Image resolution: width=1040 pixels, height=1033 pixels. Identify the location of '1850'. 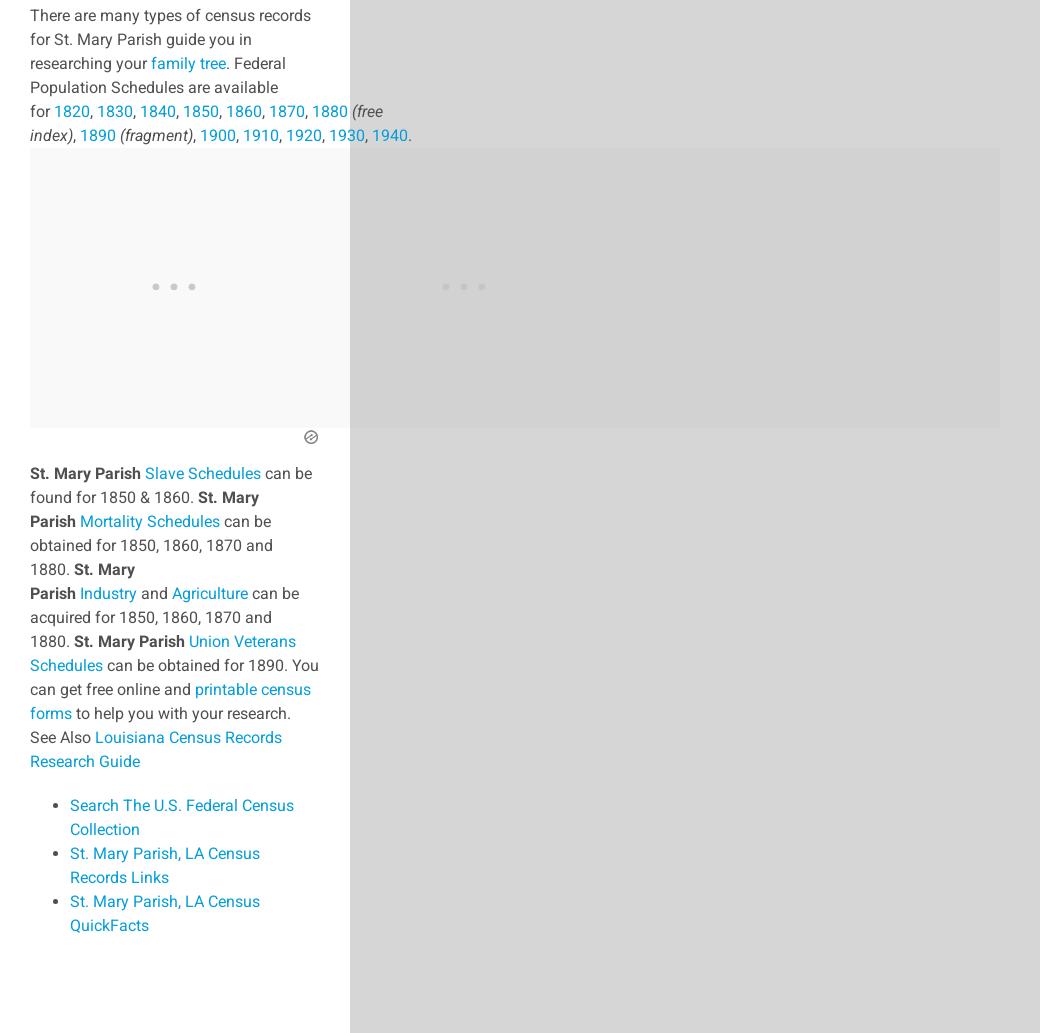
(201, 110).